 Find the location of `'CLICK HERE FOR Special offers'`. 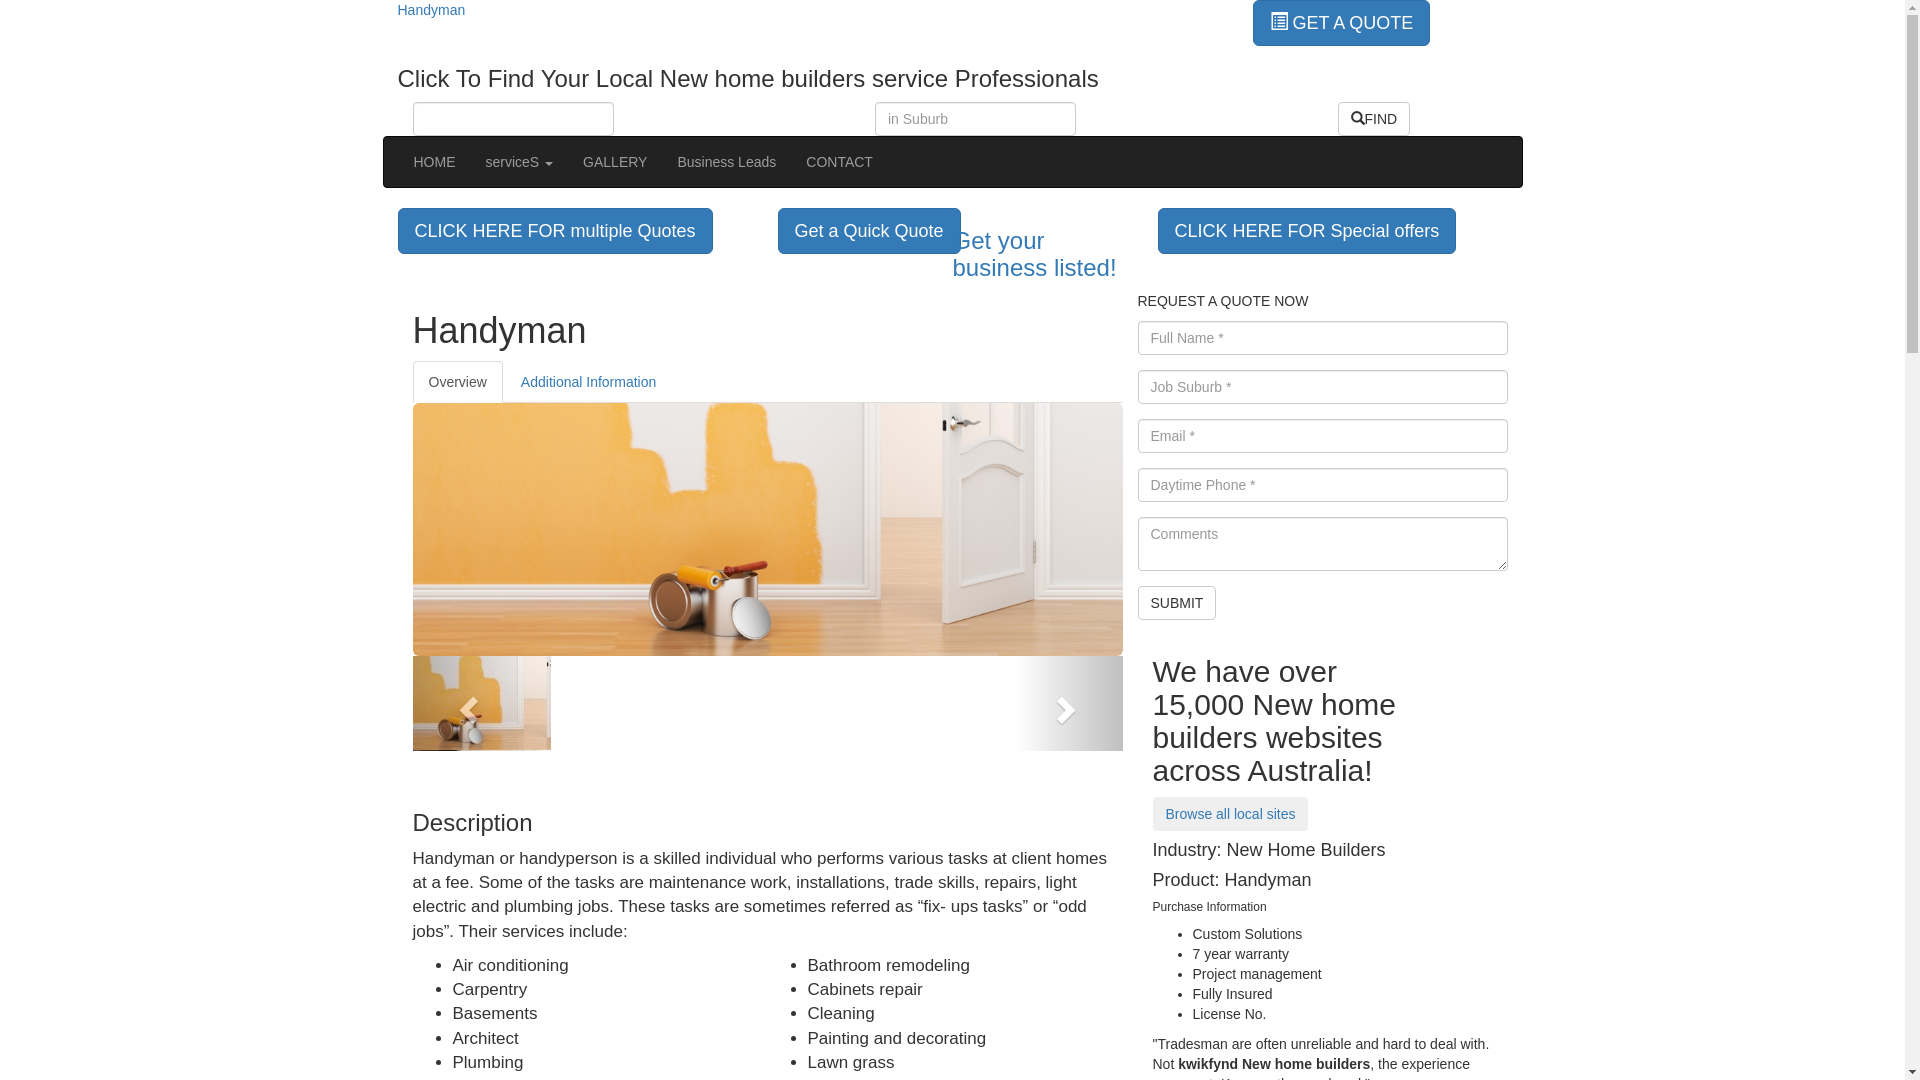

'CLICK HERE FOR Special offers' is located at coordinates (1307, 229).